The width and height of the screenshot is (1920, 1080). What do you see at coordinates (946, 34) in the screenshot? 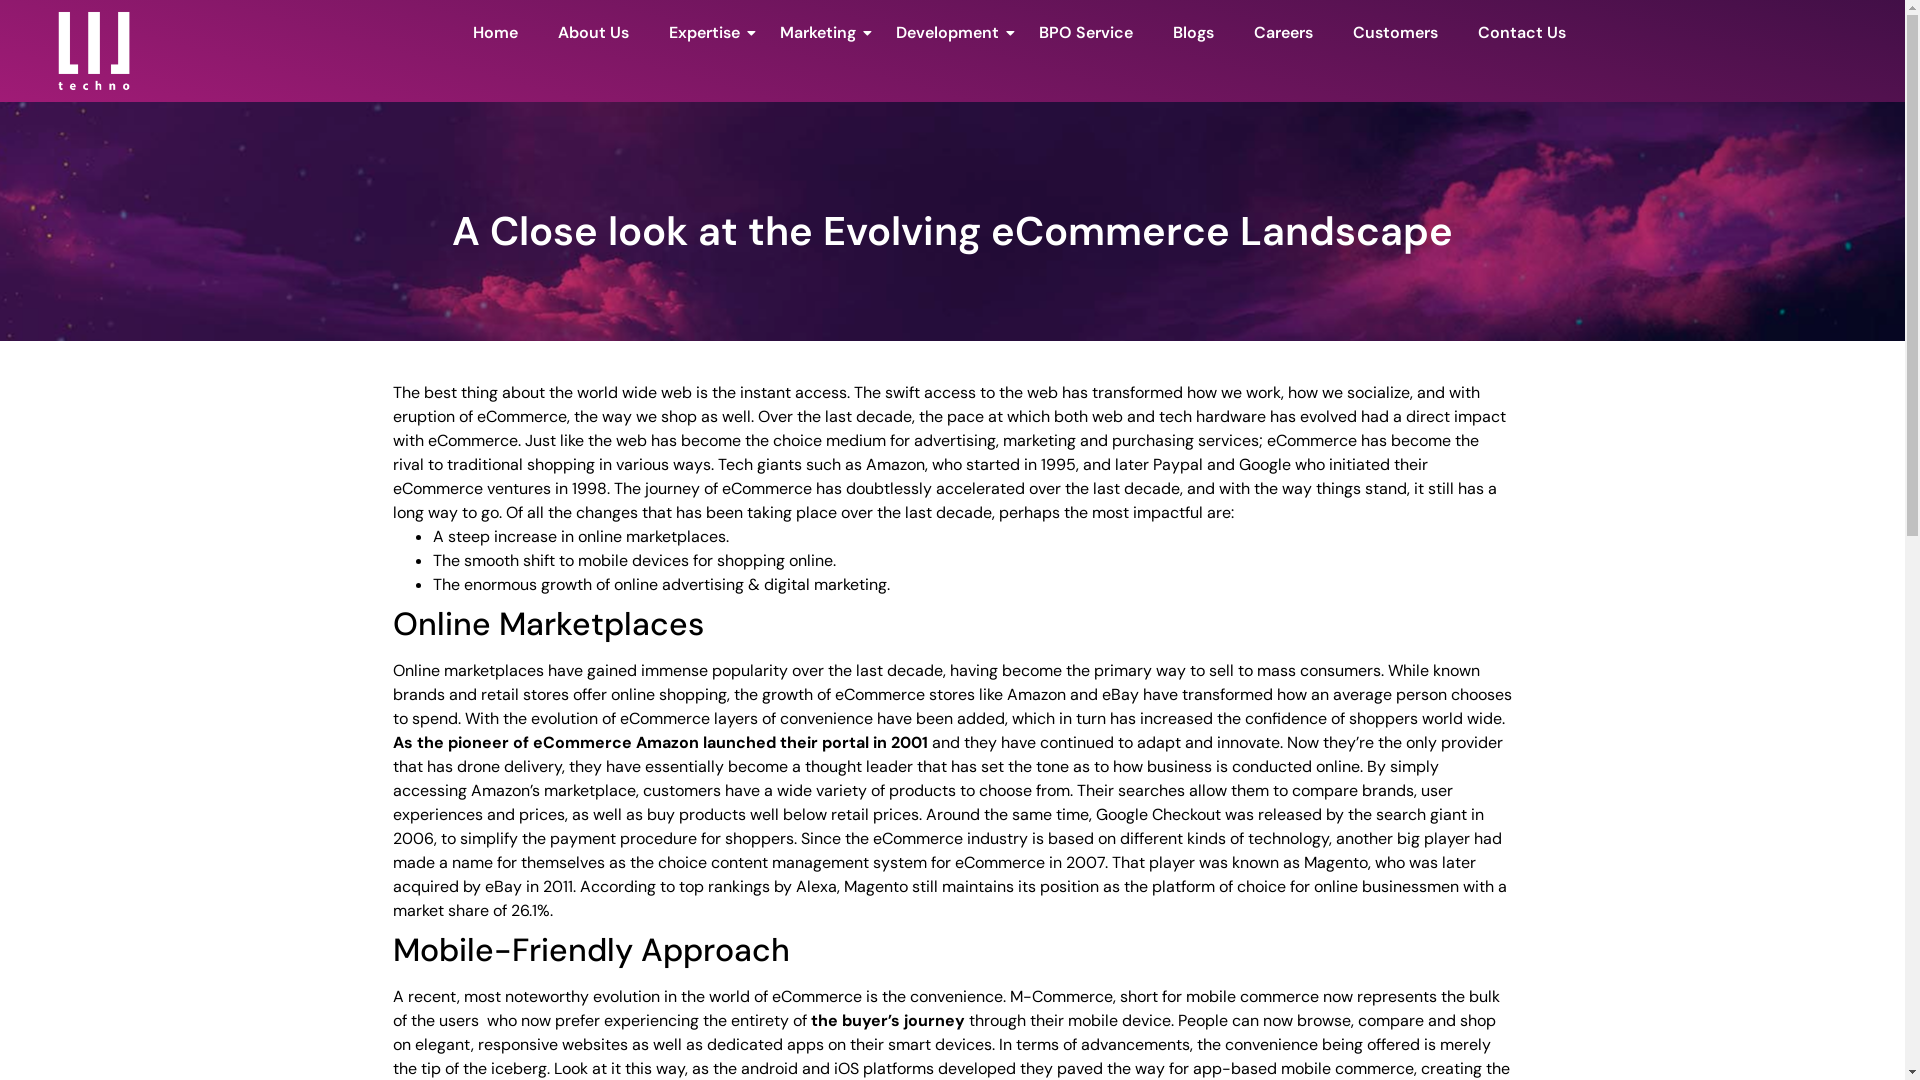
I see `'Development'` at bounding box center [946, 34].